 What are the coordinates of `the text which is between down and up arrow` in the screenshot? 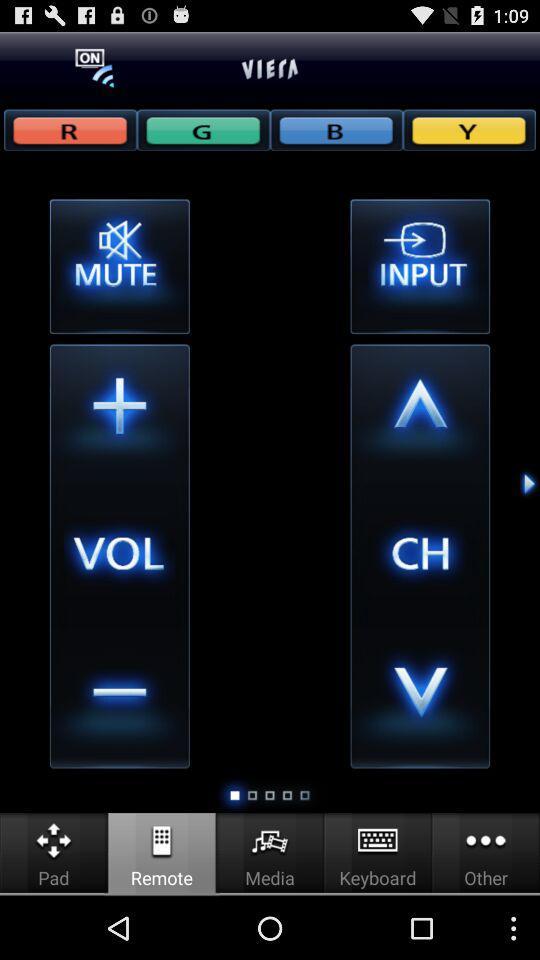 It's located at (419, 556).